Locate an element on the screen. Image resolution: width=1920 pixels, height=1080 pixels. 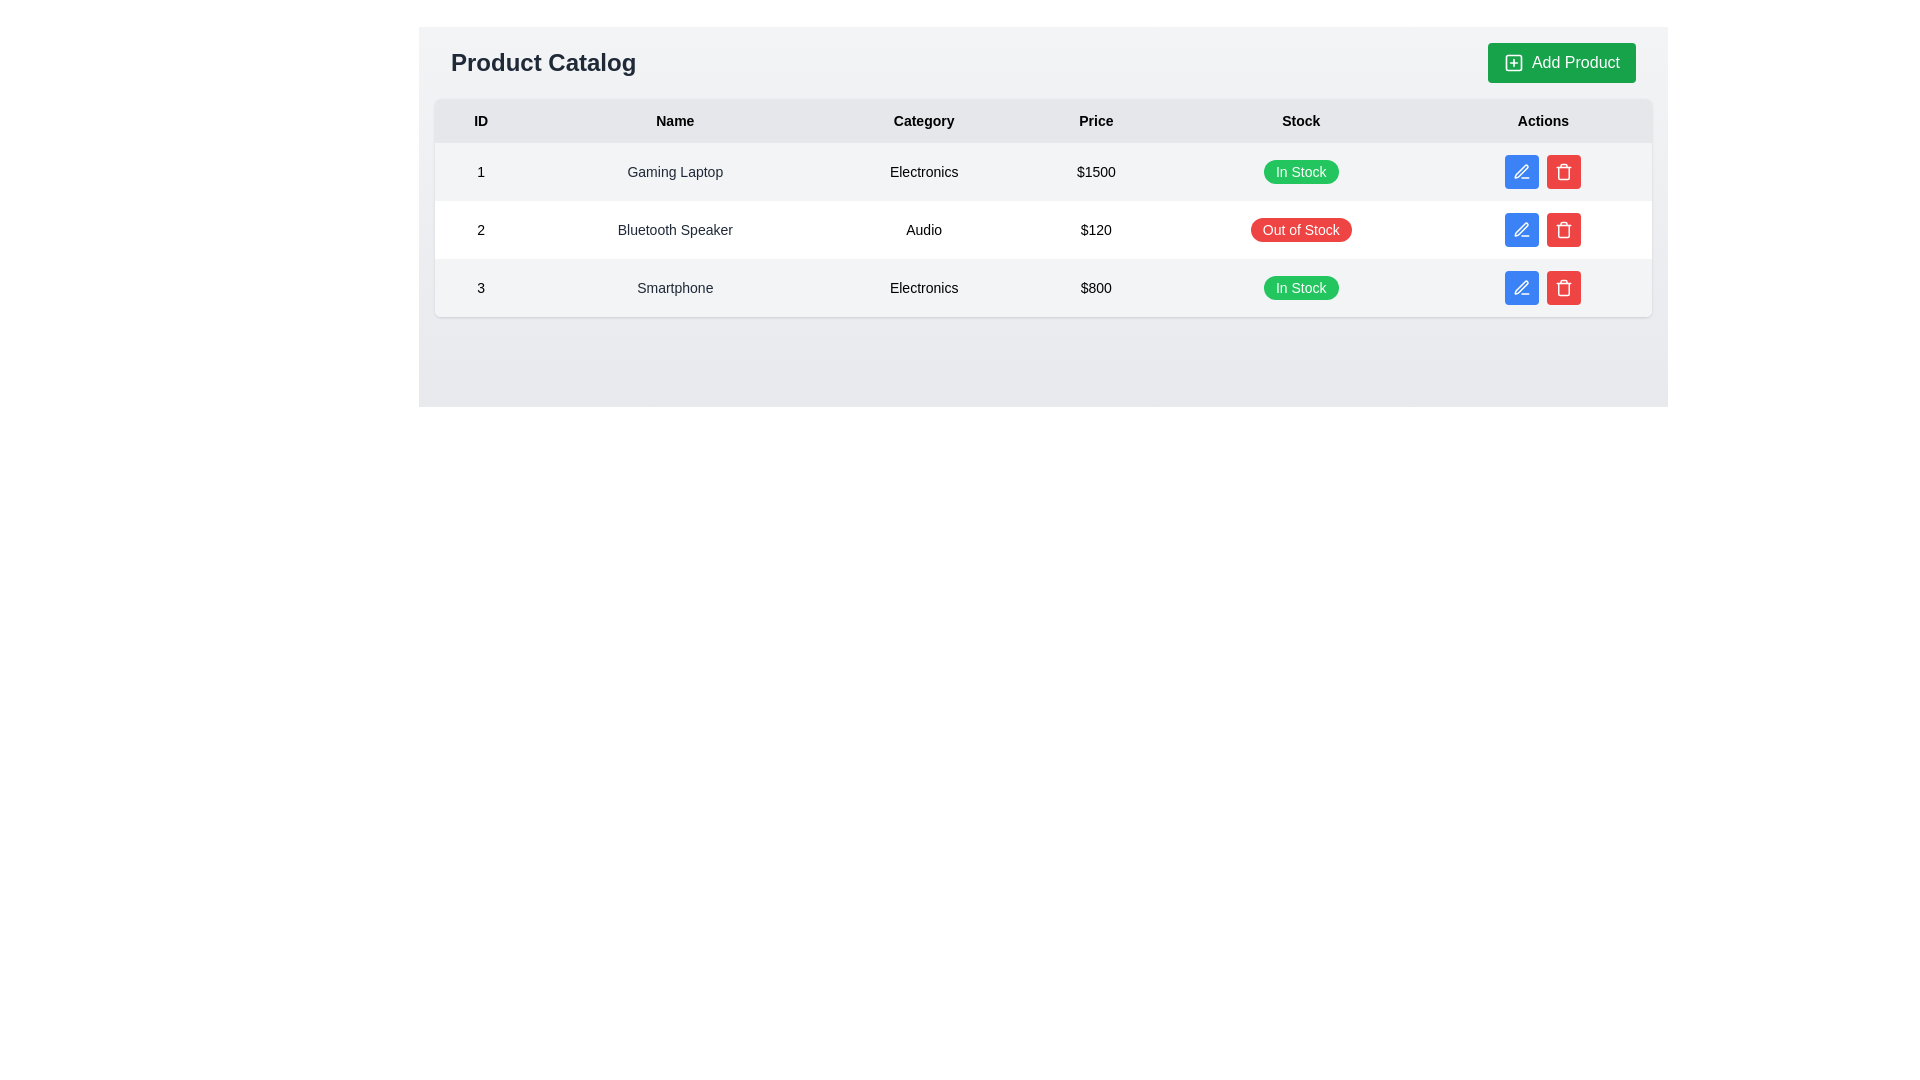
the Status indicator label that displays 'In Stock' with a green background in the third row of the Stock column is located at coordinates (1301, 288).